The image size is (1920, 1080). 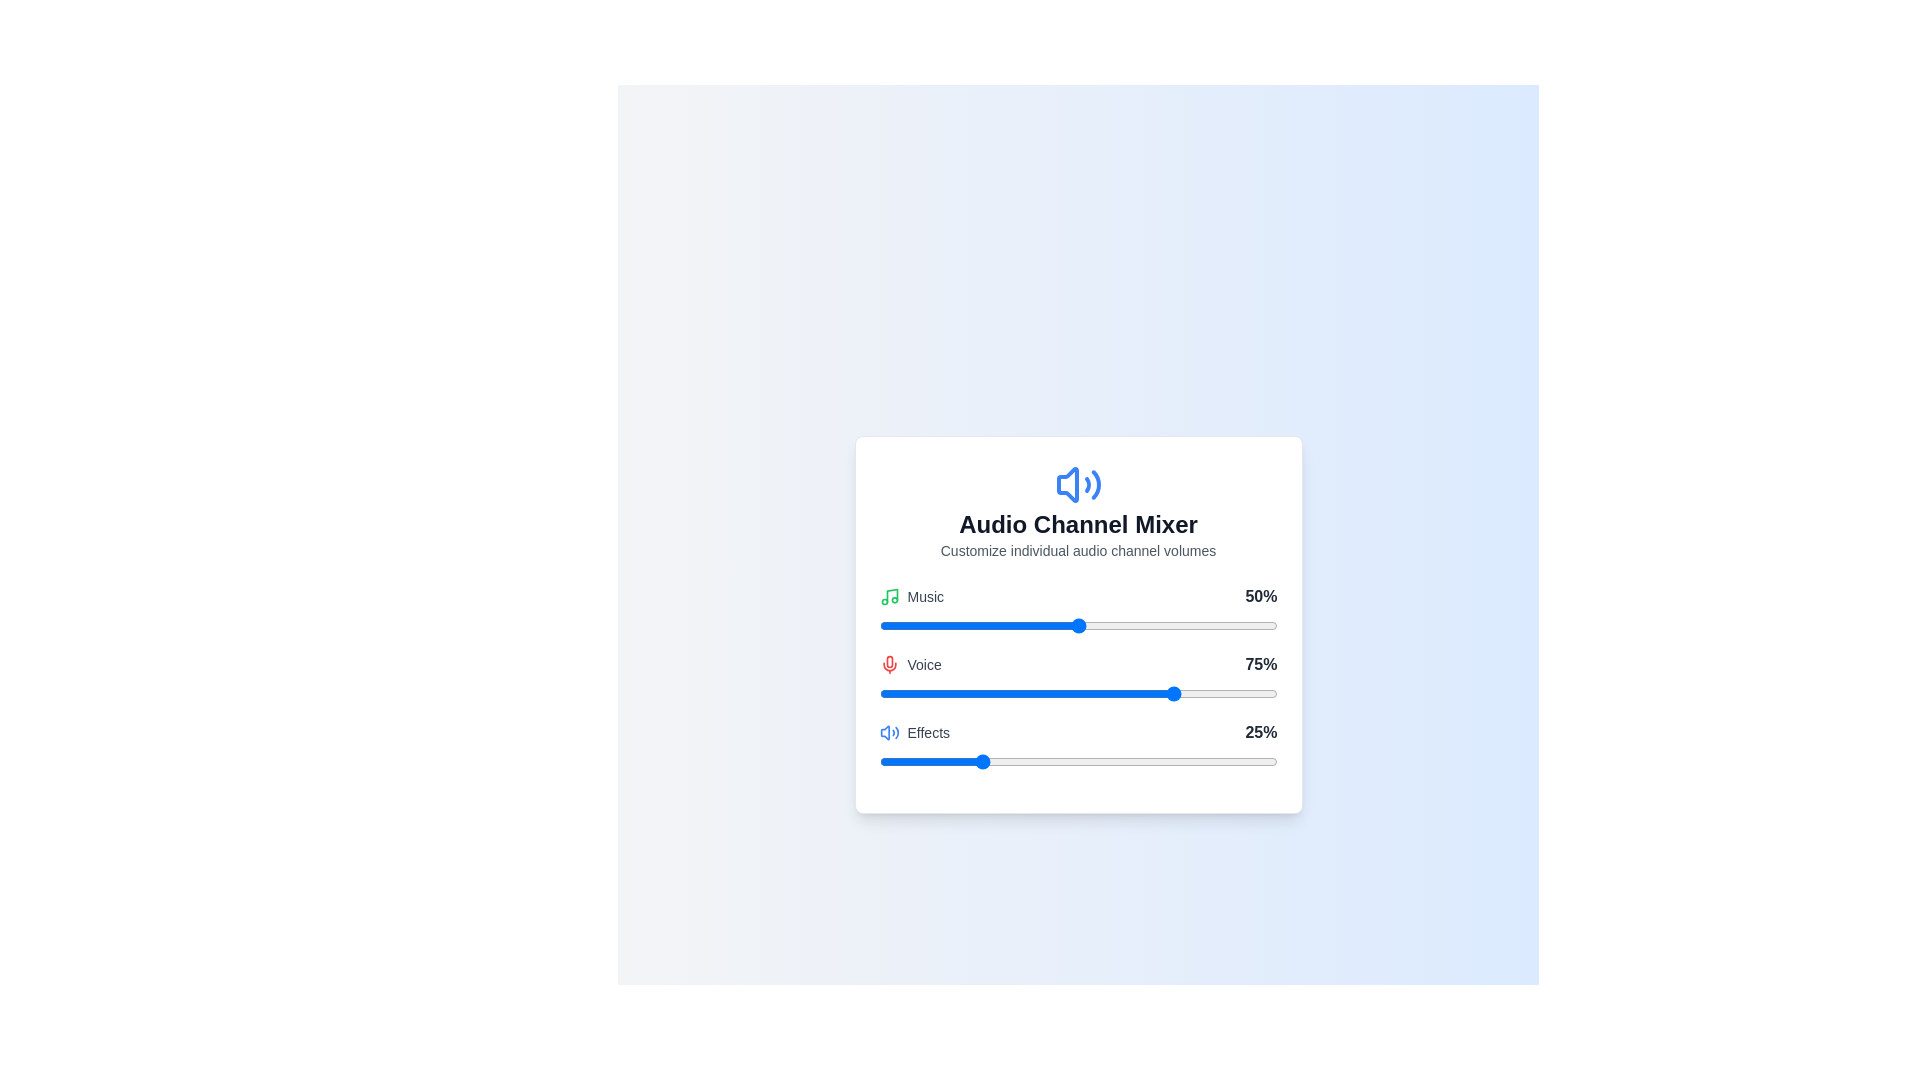 I want to click on the 'Effects' volume slider, so click(x=1204, y=762).